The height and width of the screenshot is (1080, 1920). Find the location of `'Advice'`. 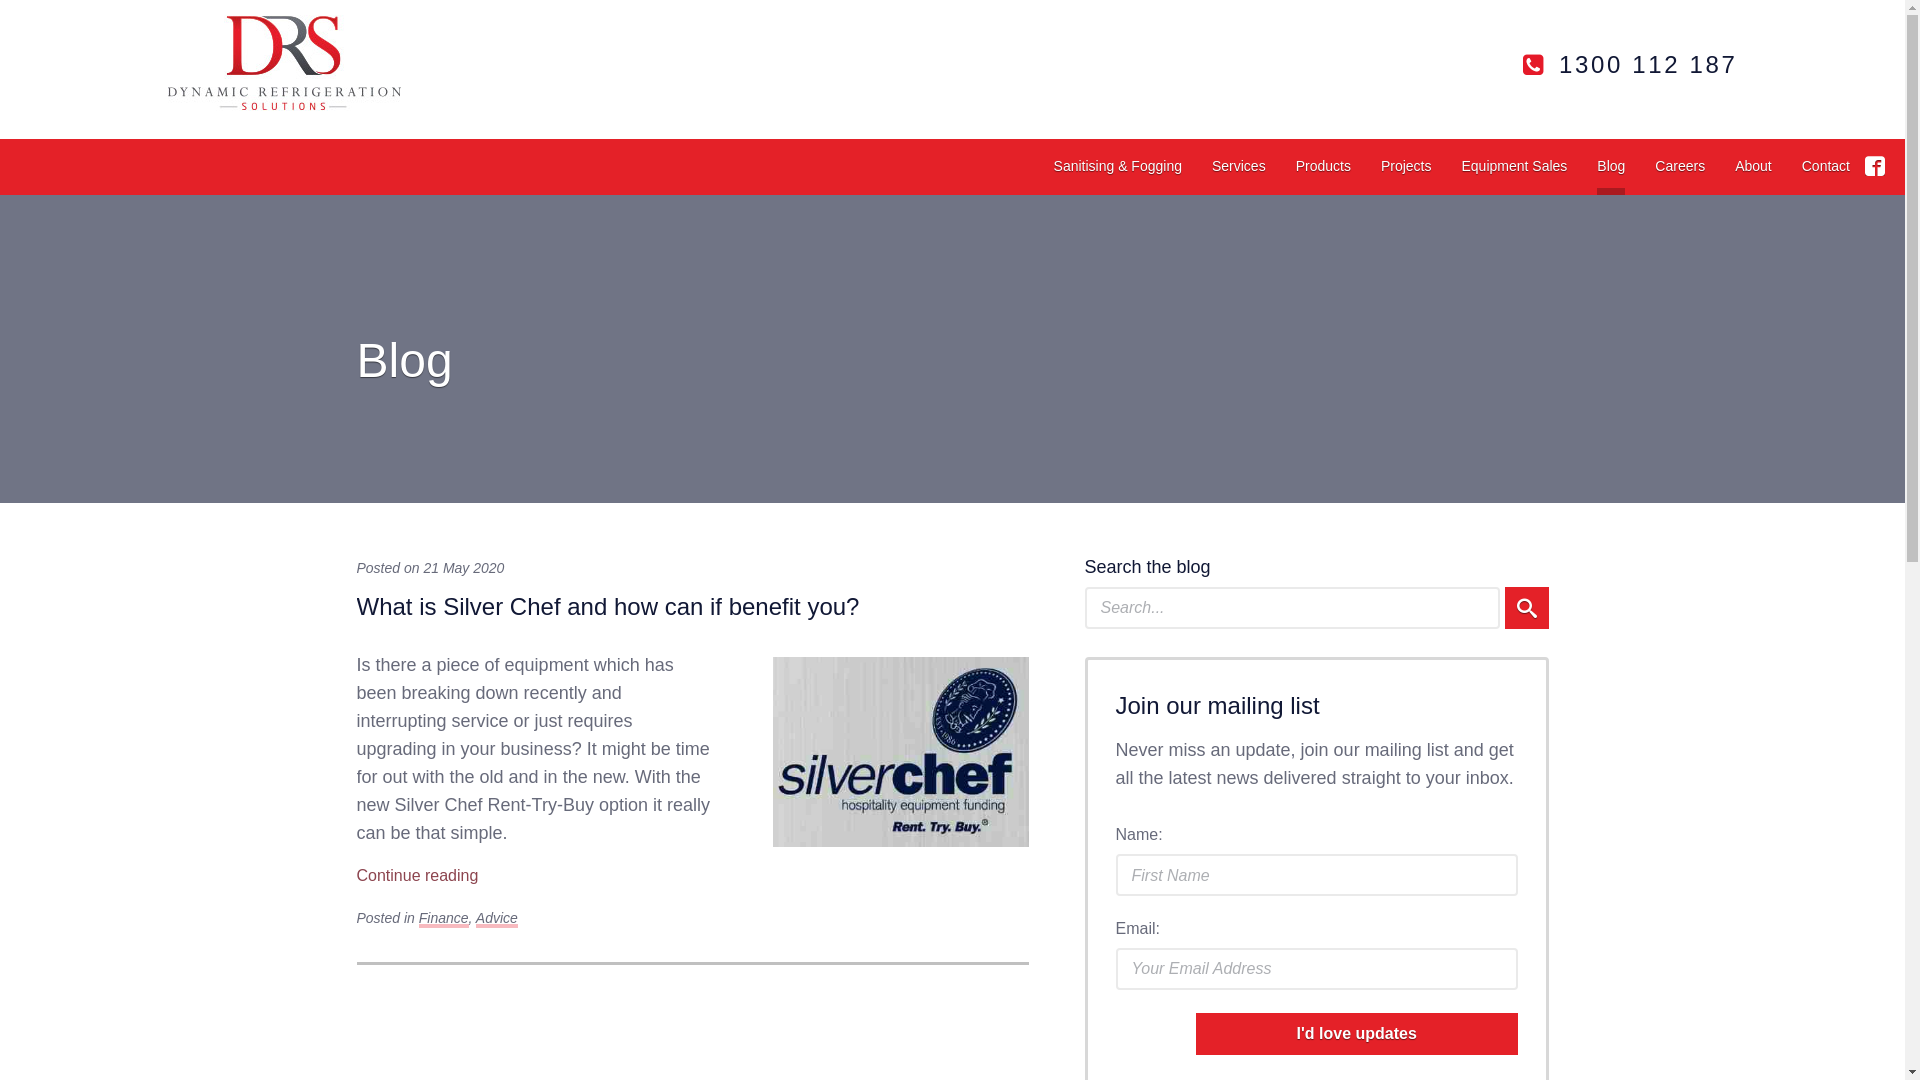

'Advice' is located at coordinates (497, 918).